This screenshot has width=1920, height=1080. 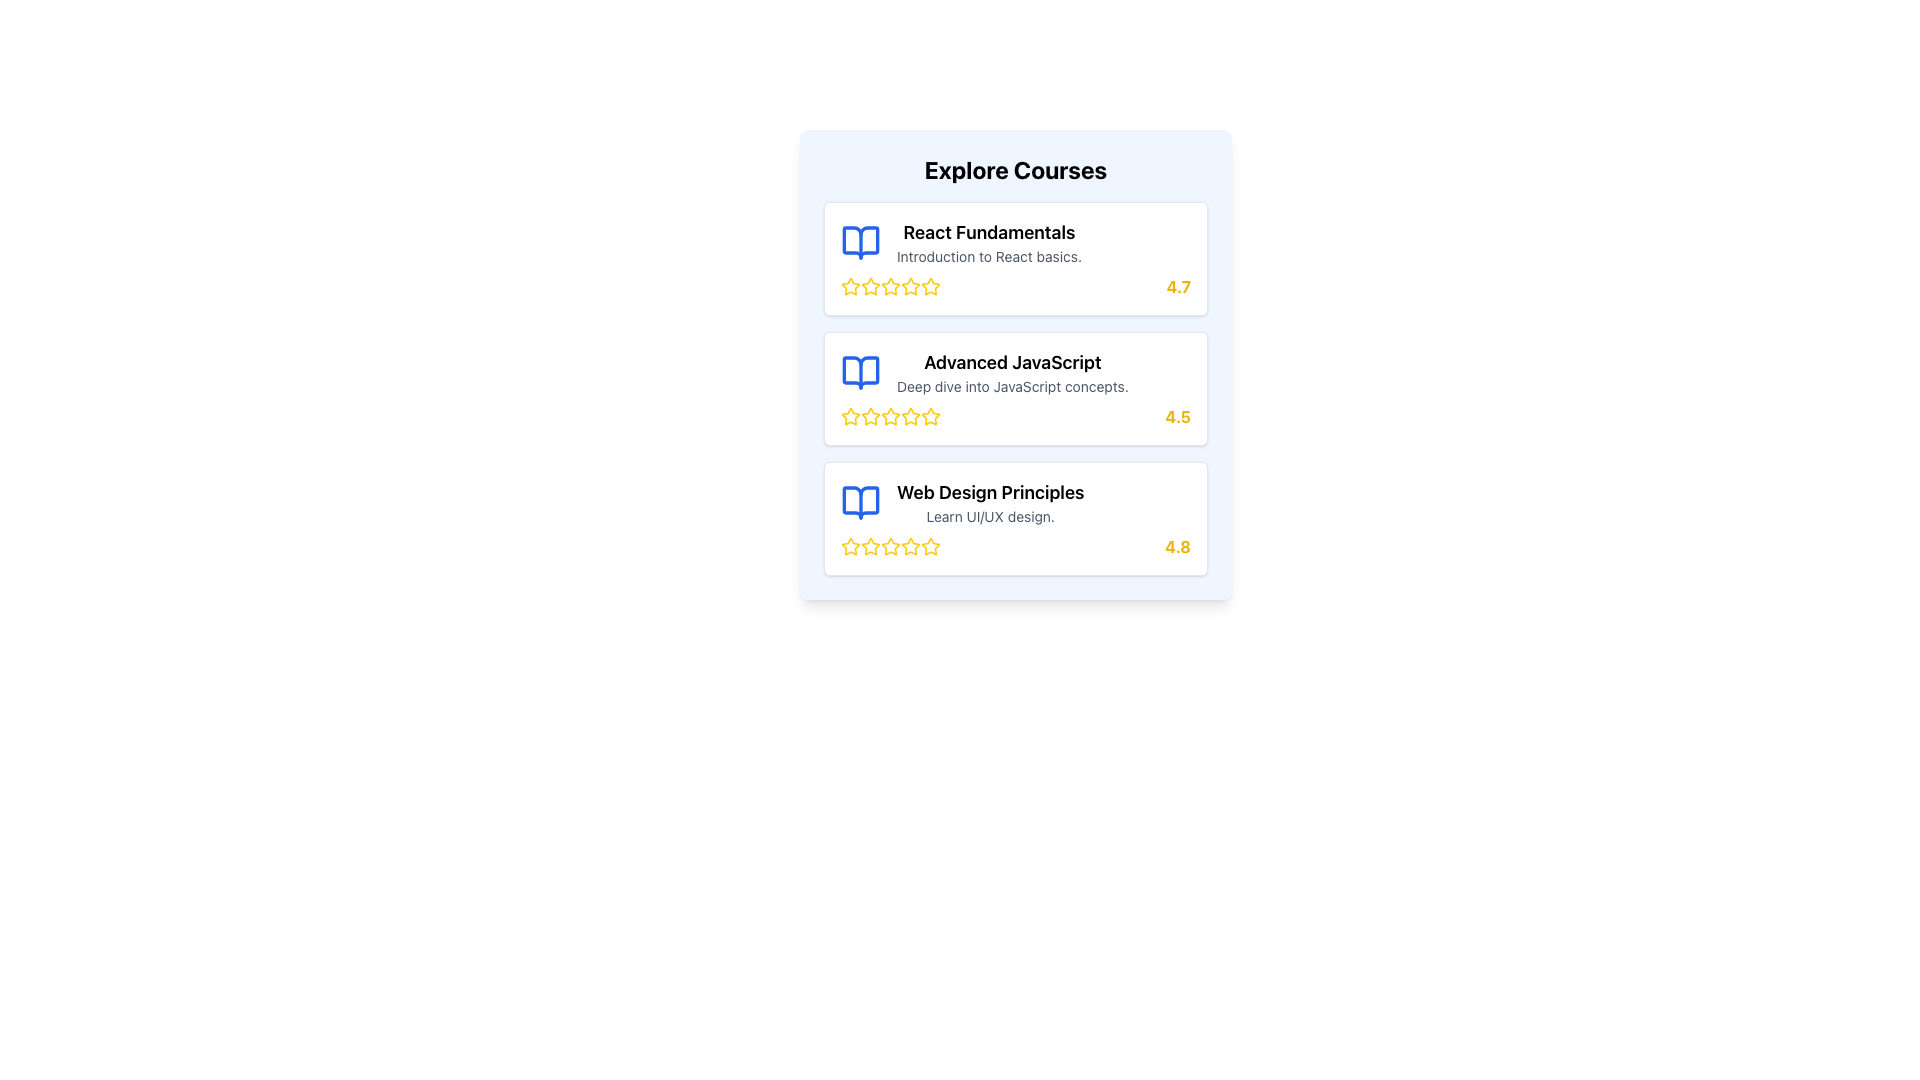 I want to click on the 5th star icon in the star rating system for the 'Advanced JavaScript' course, so click(x=910, y=415).